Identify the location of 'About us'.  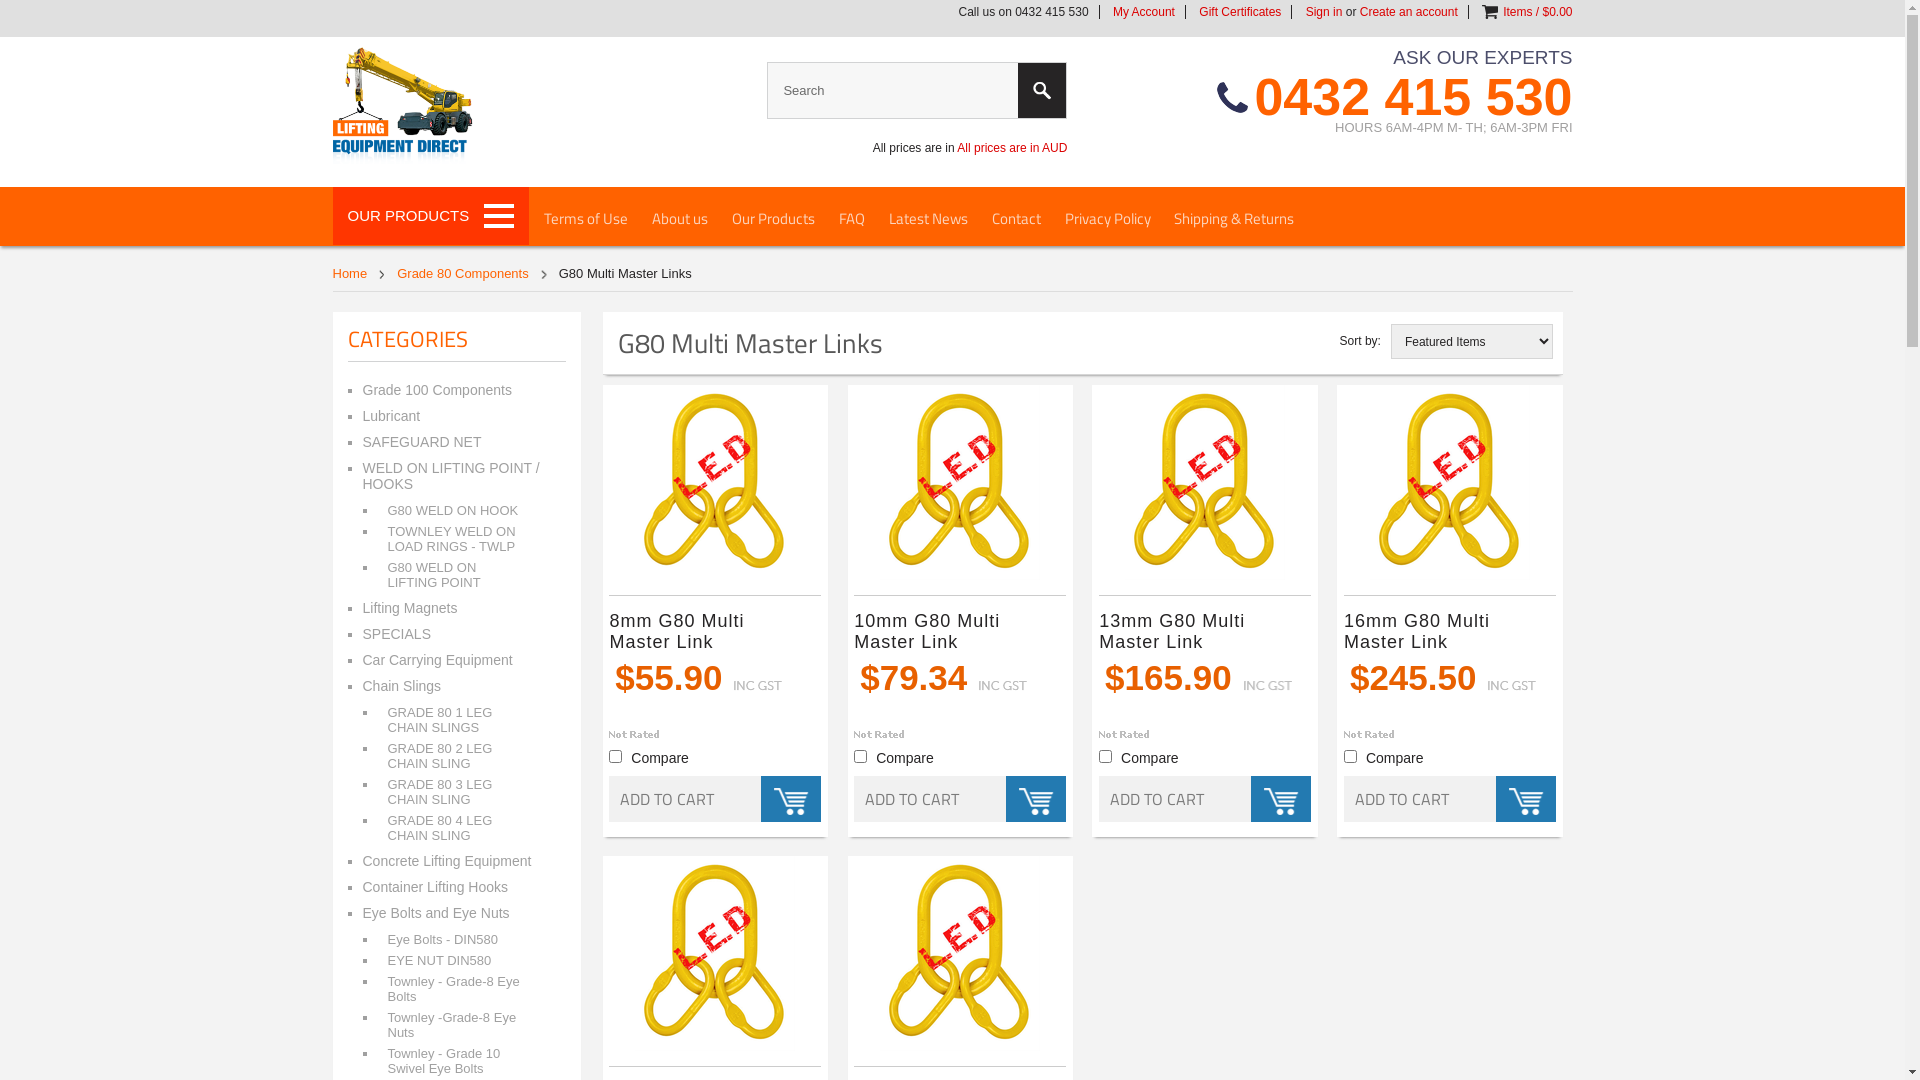
(652, 218).